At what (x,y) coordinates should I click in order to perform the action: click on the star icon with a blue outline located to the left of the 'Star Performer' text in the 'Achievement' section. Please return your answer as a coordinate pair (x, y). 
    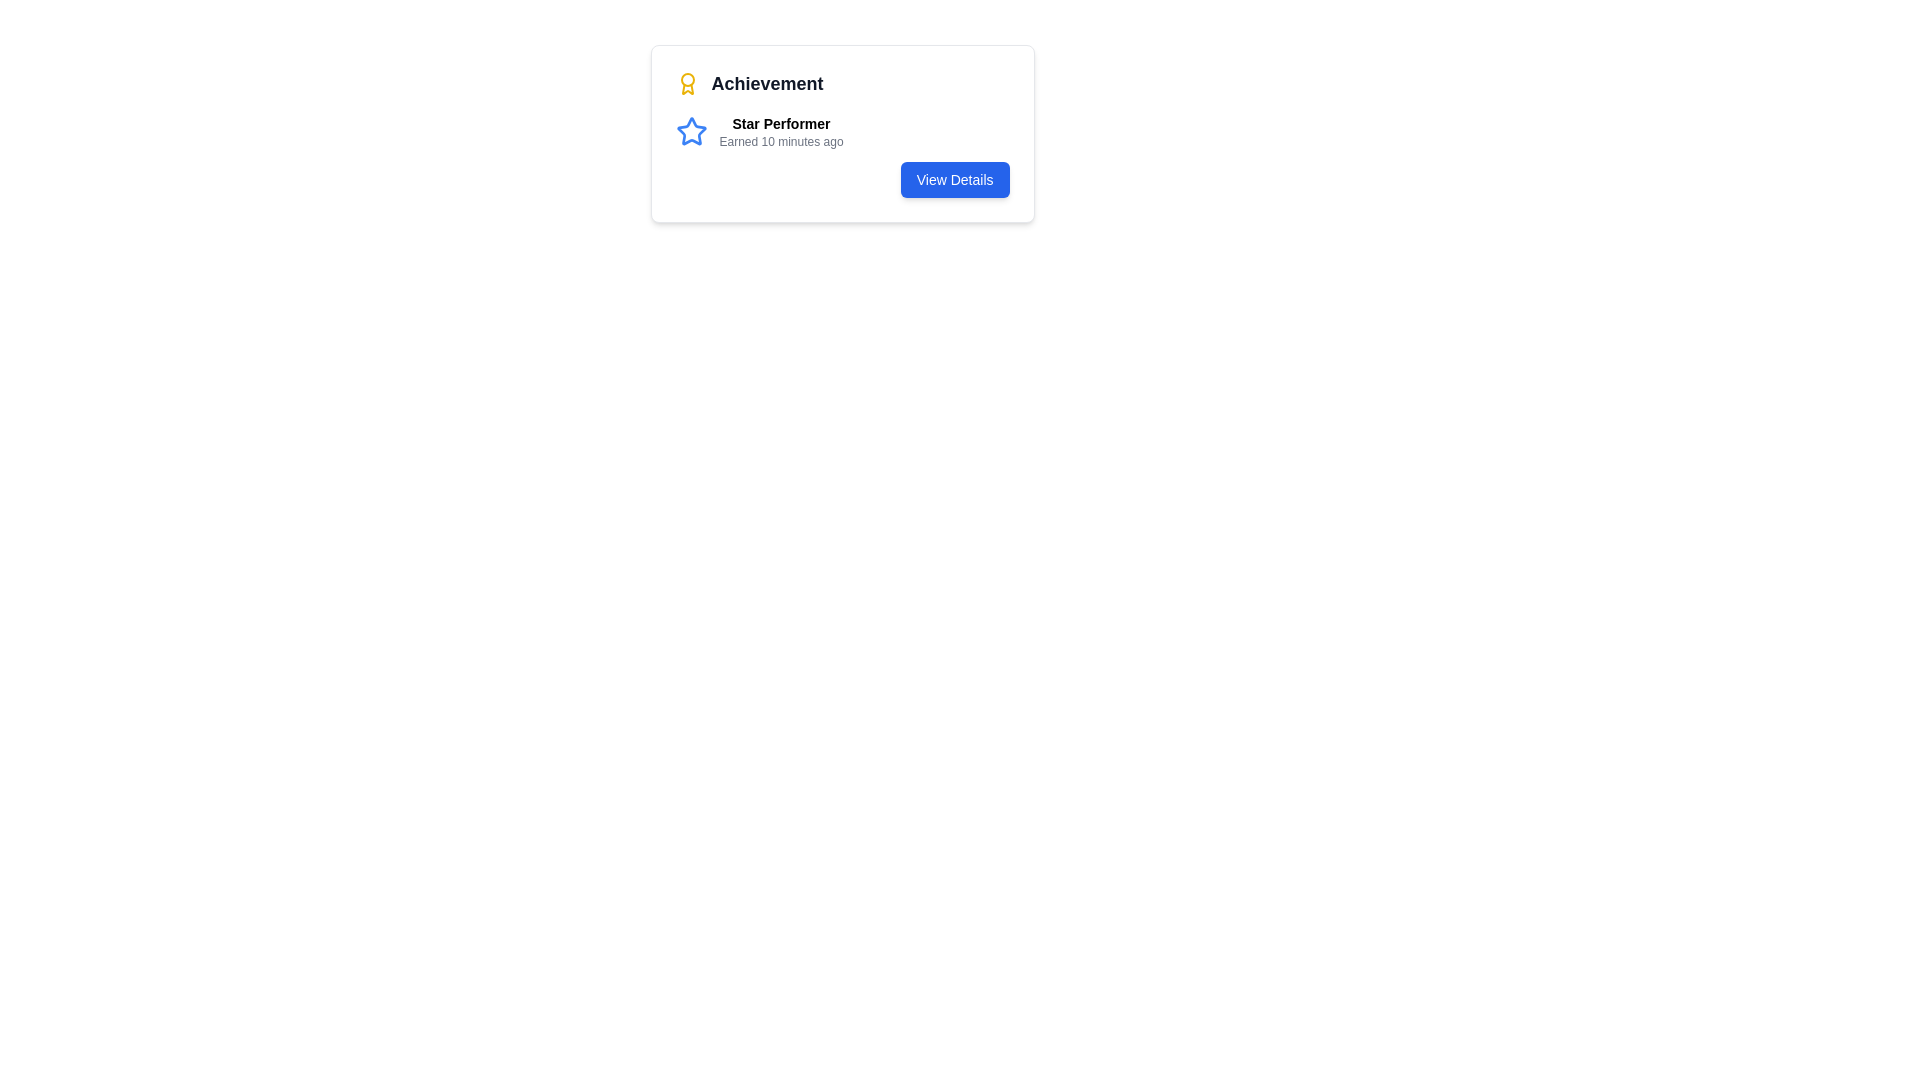
    Looking at the image, I should click on (691, 131).